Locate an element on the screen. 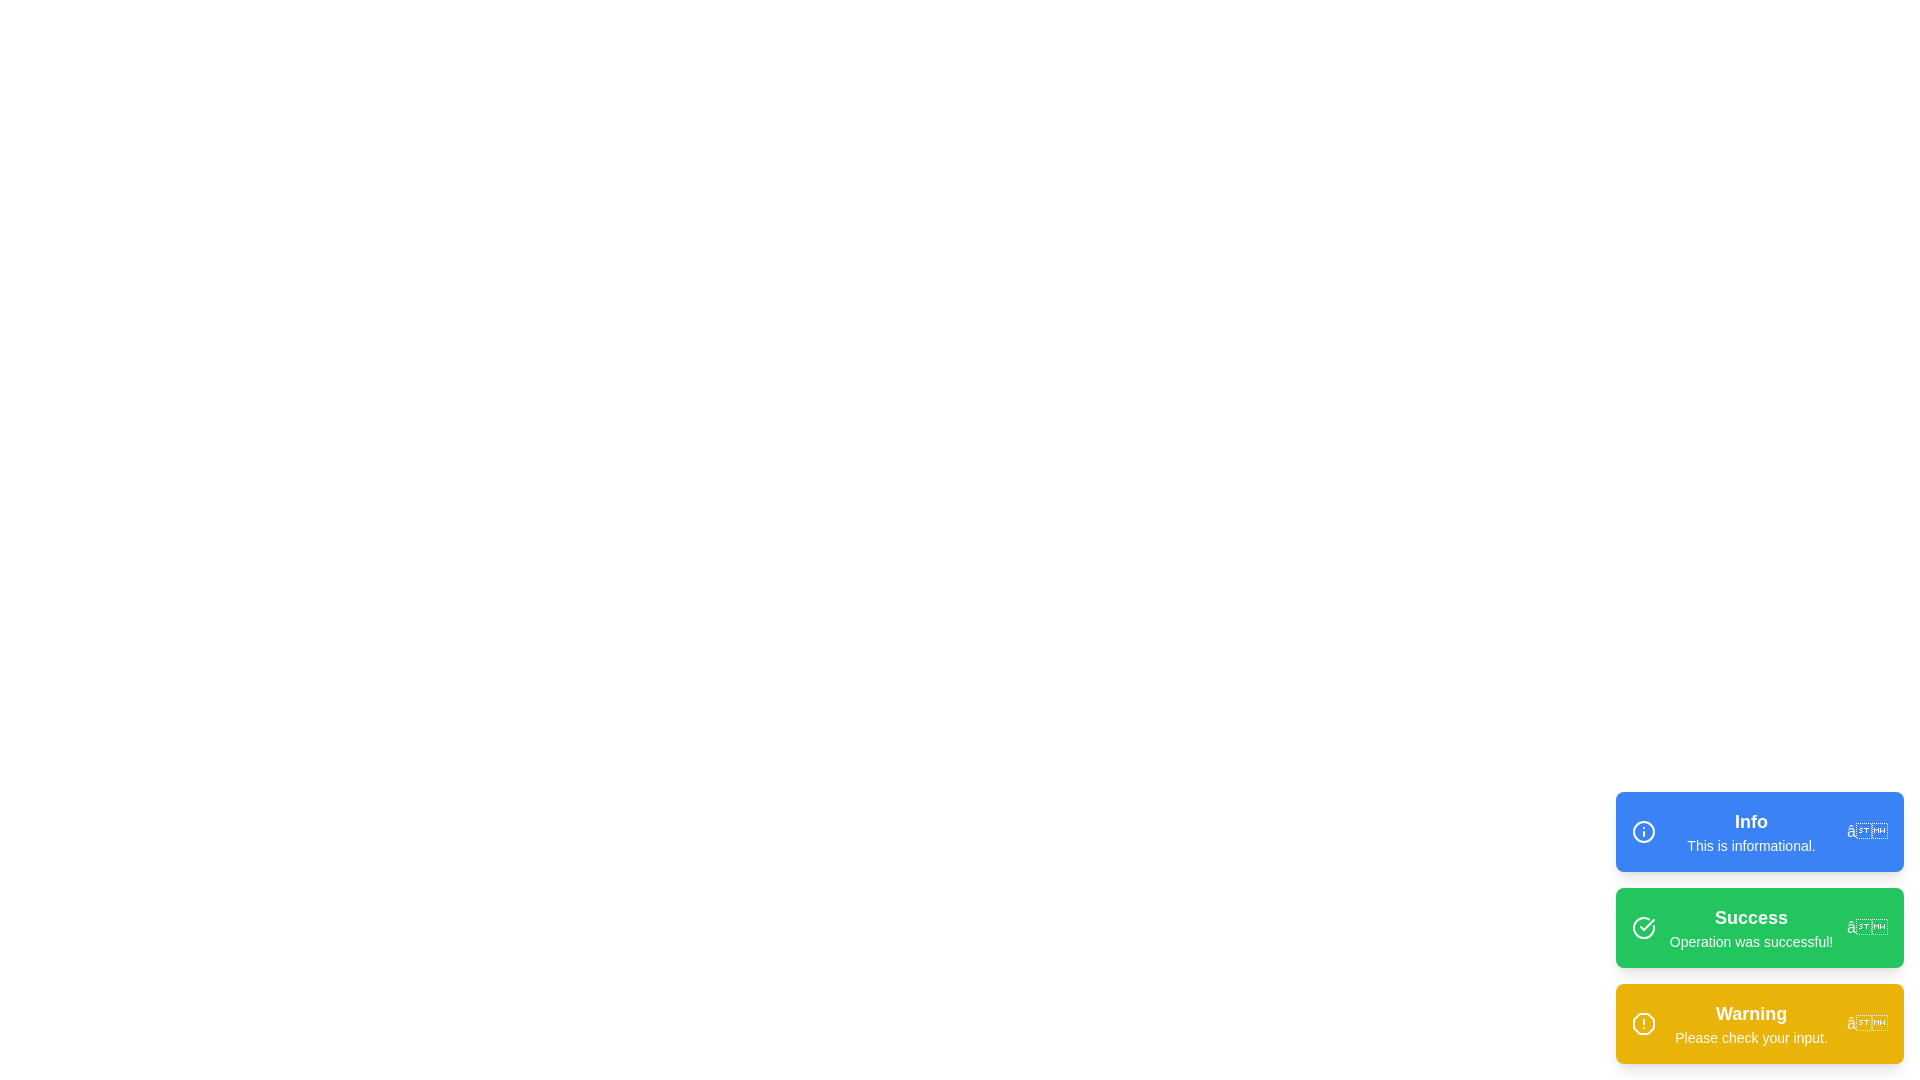  the small green circular icon within the confirmation checkmark symbol located in the 'Success' section is located at coordinates (1643, 928).